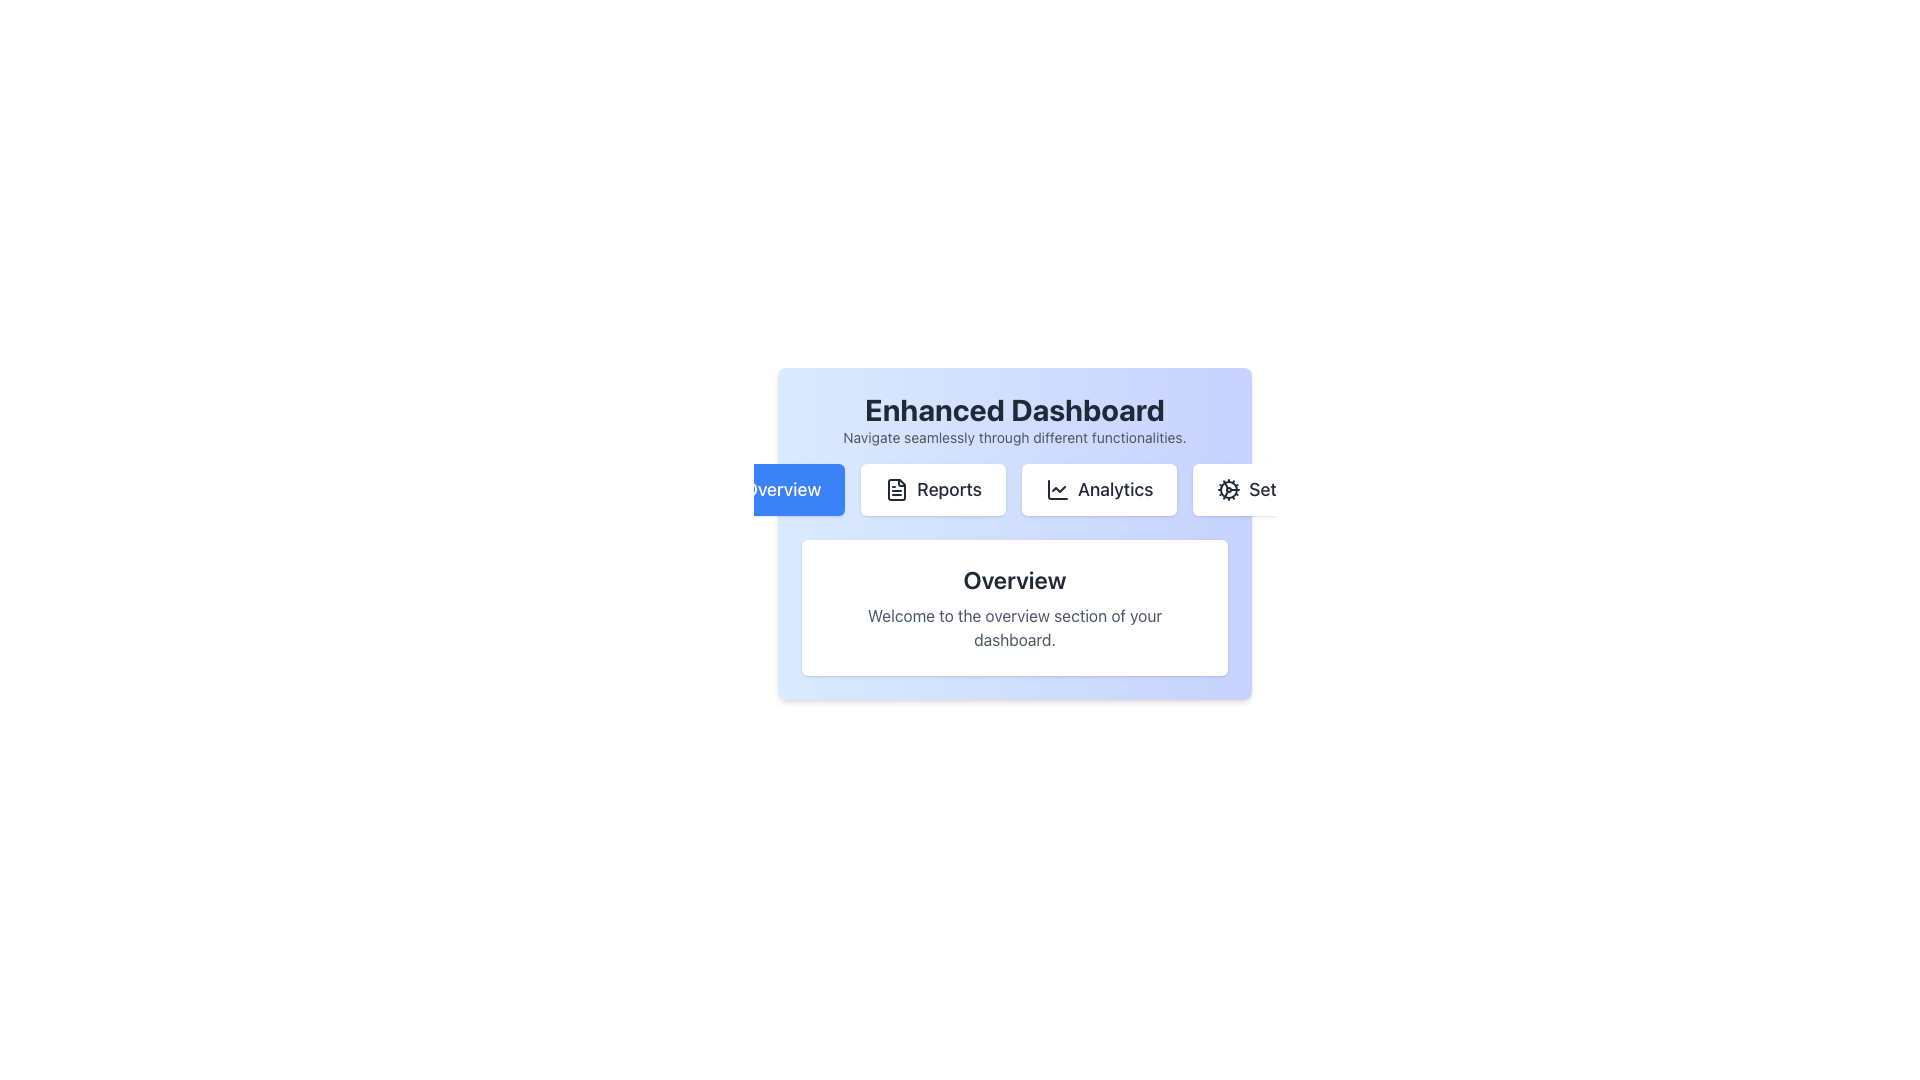 This screenshot has height=1080, width=1920. Describe the element at coordinates (781, 489) in the screenshot. I see `the 'Overview' text element in the navigation bar` at that location.